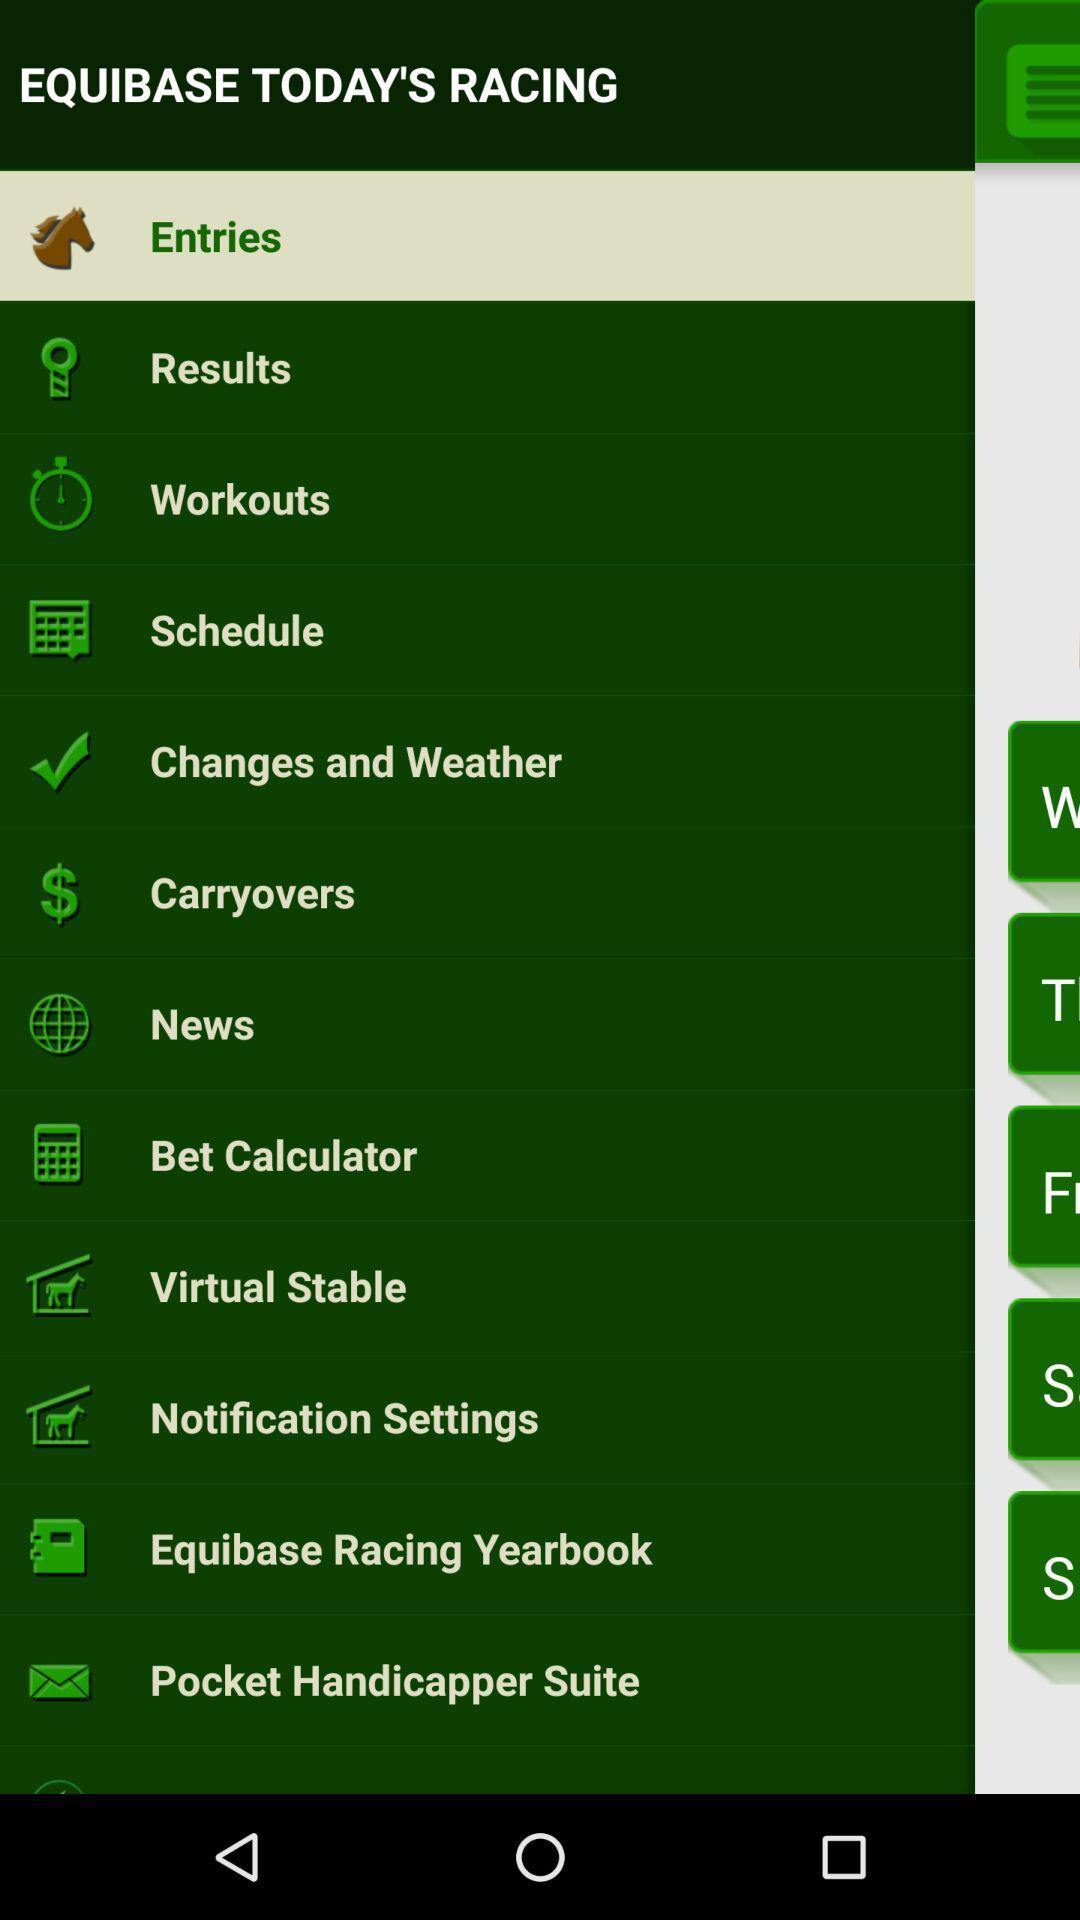  What do you see at coordinates (202, 1022) in the screenshot?
I see `item next to the thursday, mar 30 item` at bounding box center [202, 1022].